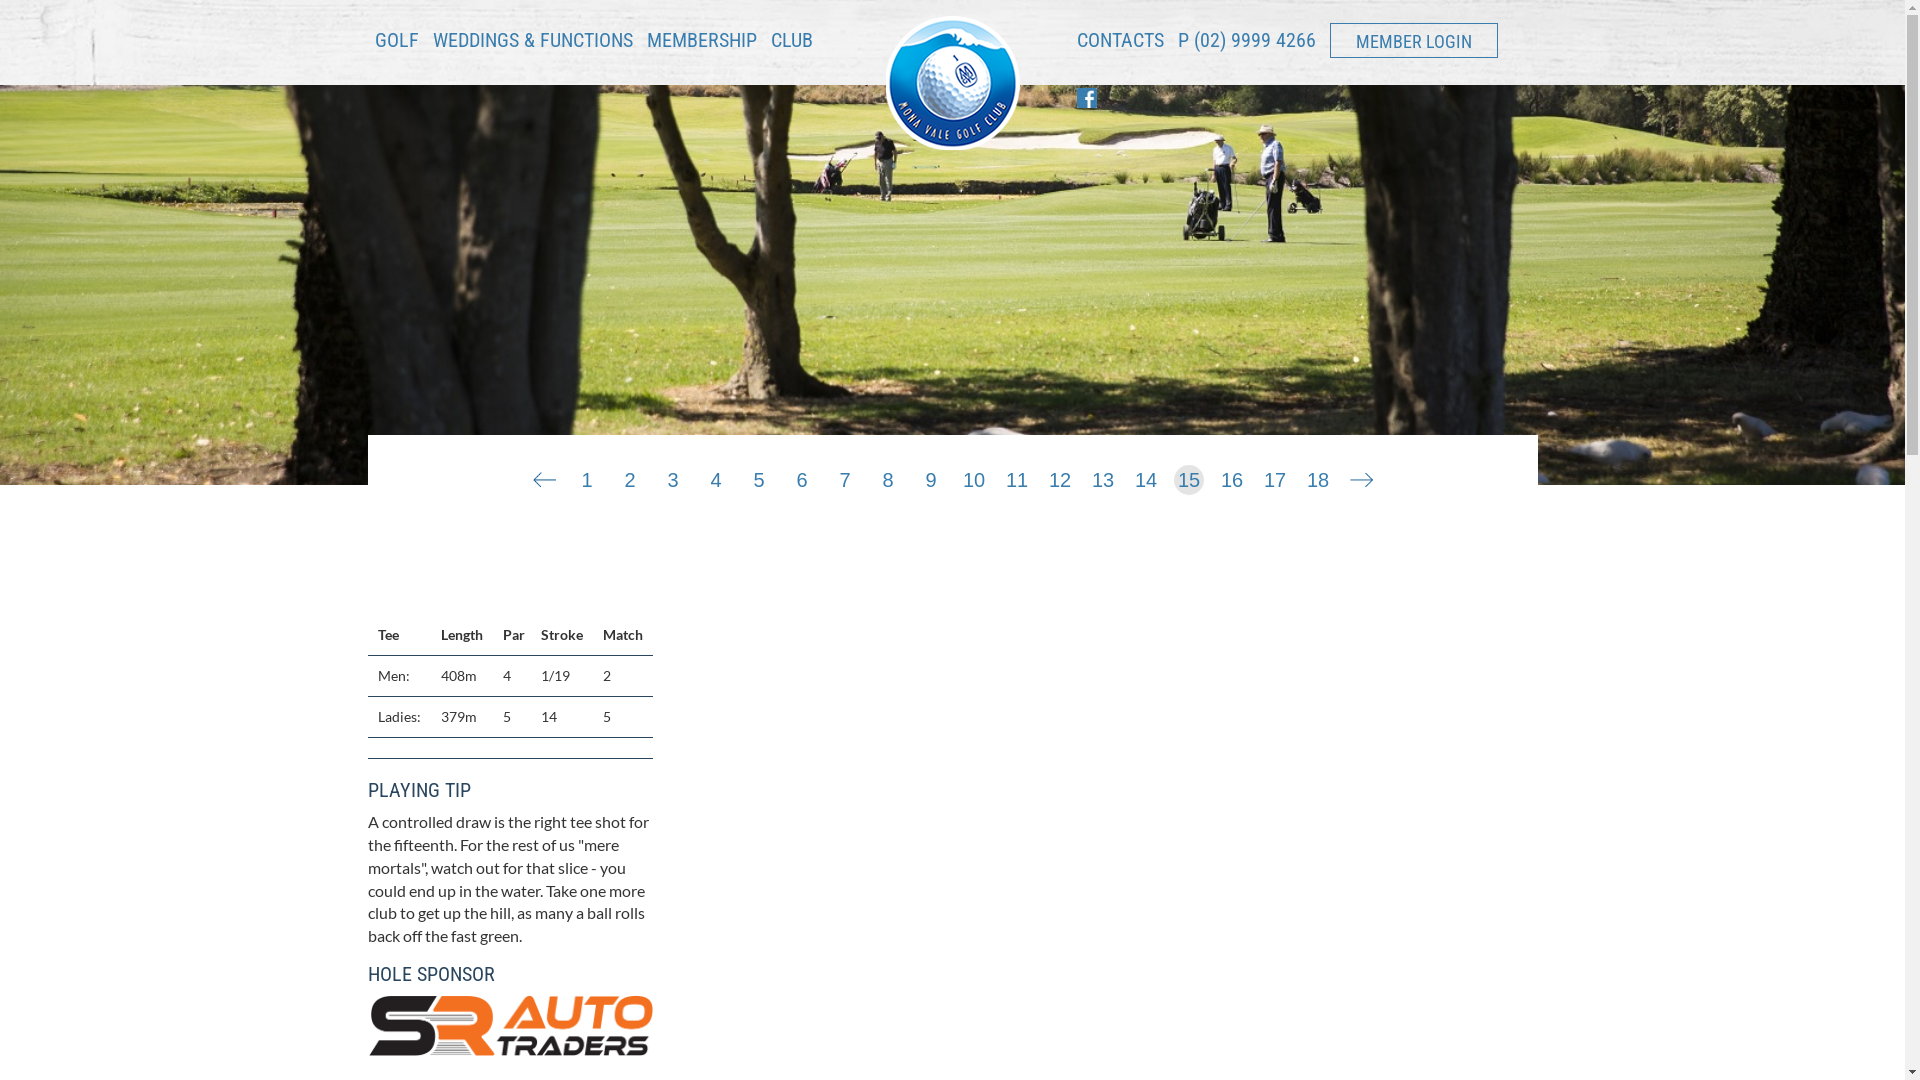  What do you see at coordinates (613, 475) in the screenshot?
I see `'2'` at bounding box center [613, 475].